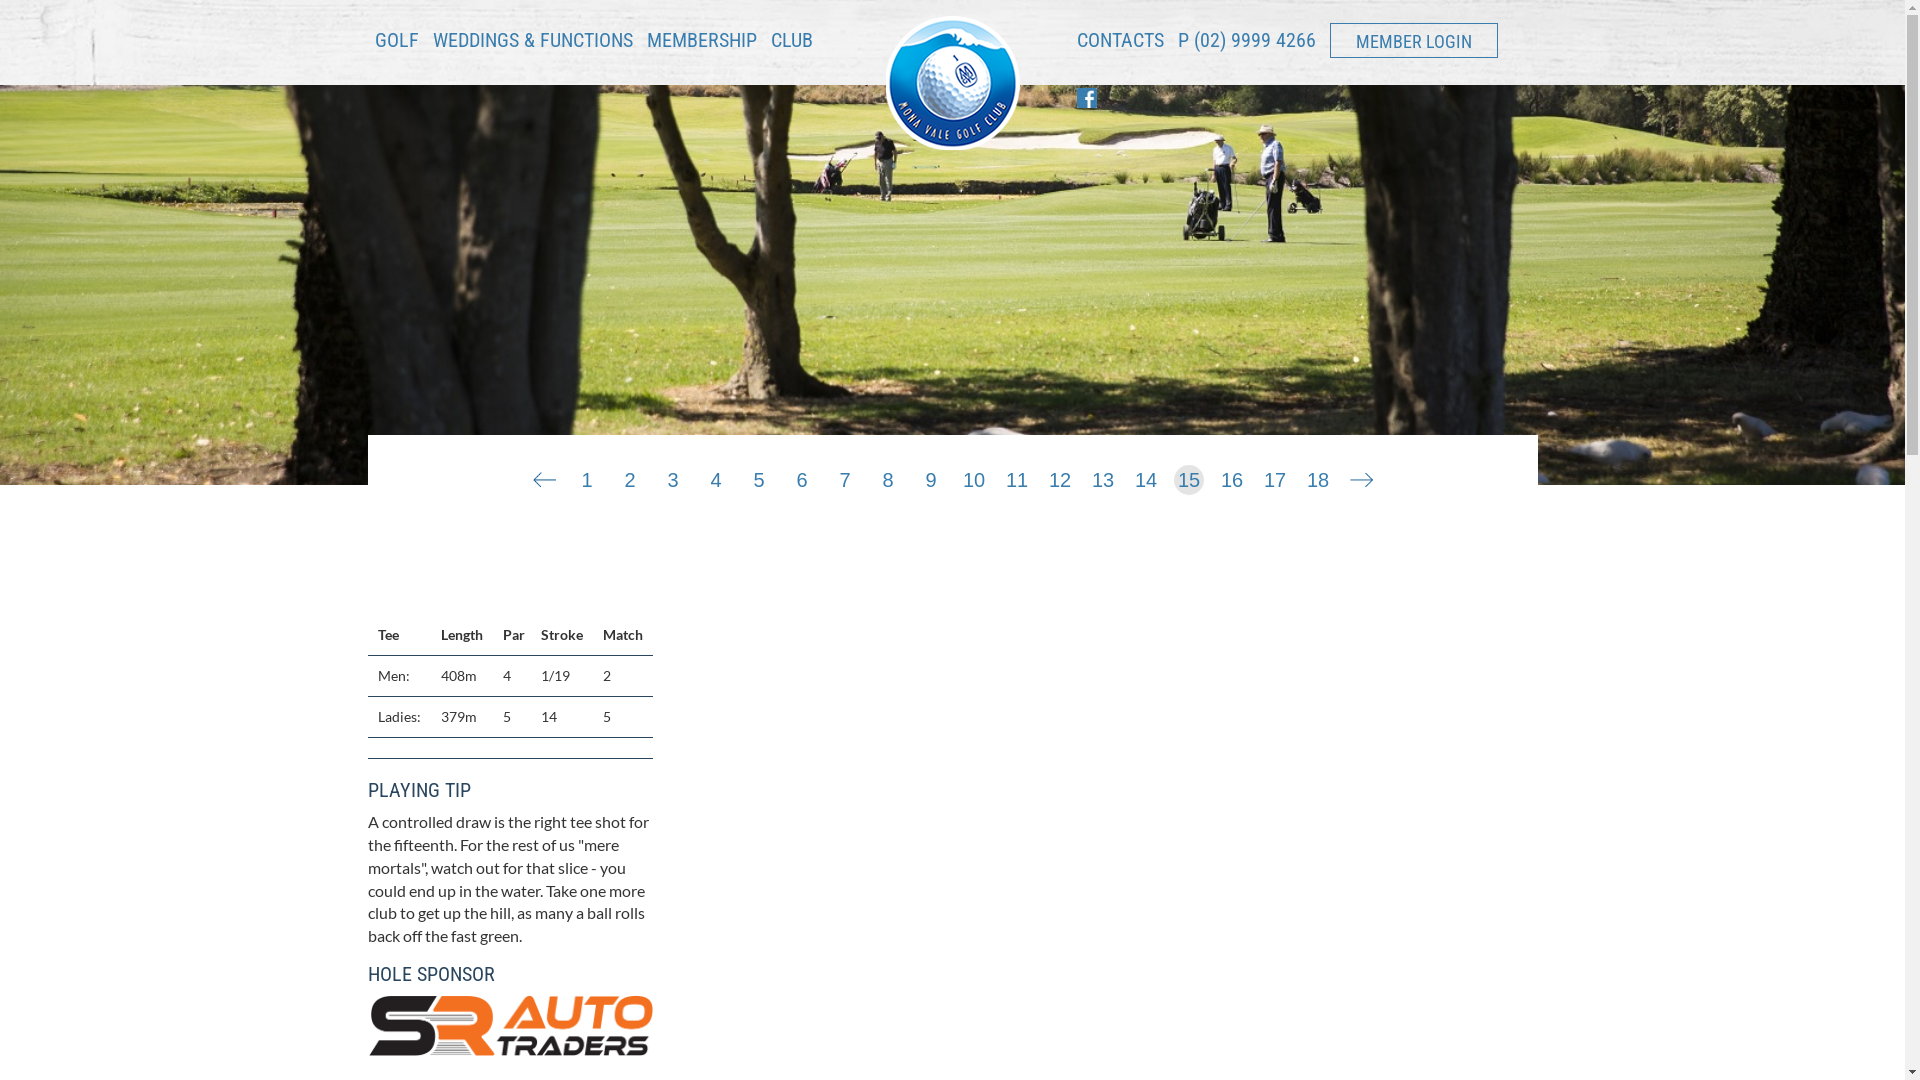  What do you see at coordinates (613, 475) in the screenshot?
I see `'2'` at bounding box center [613, 475].